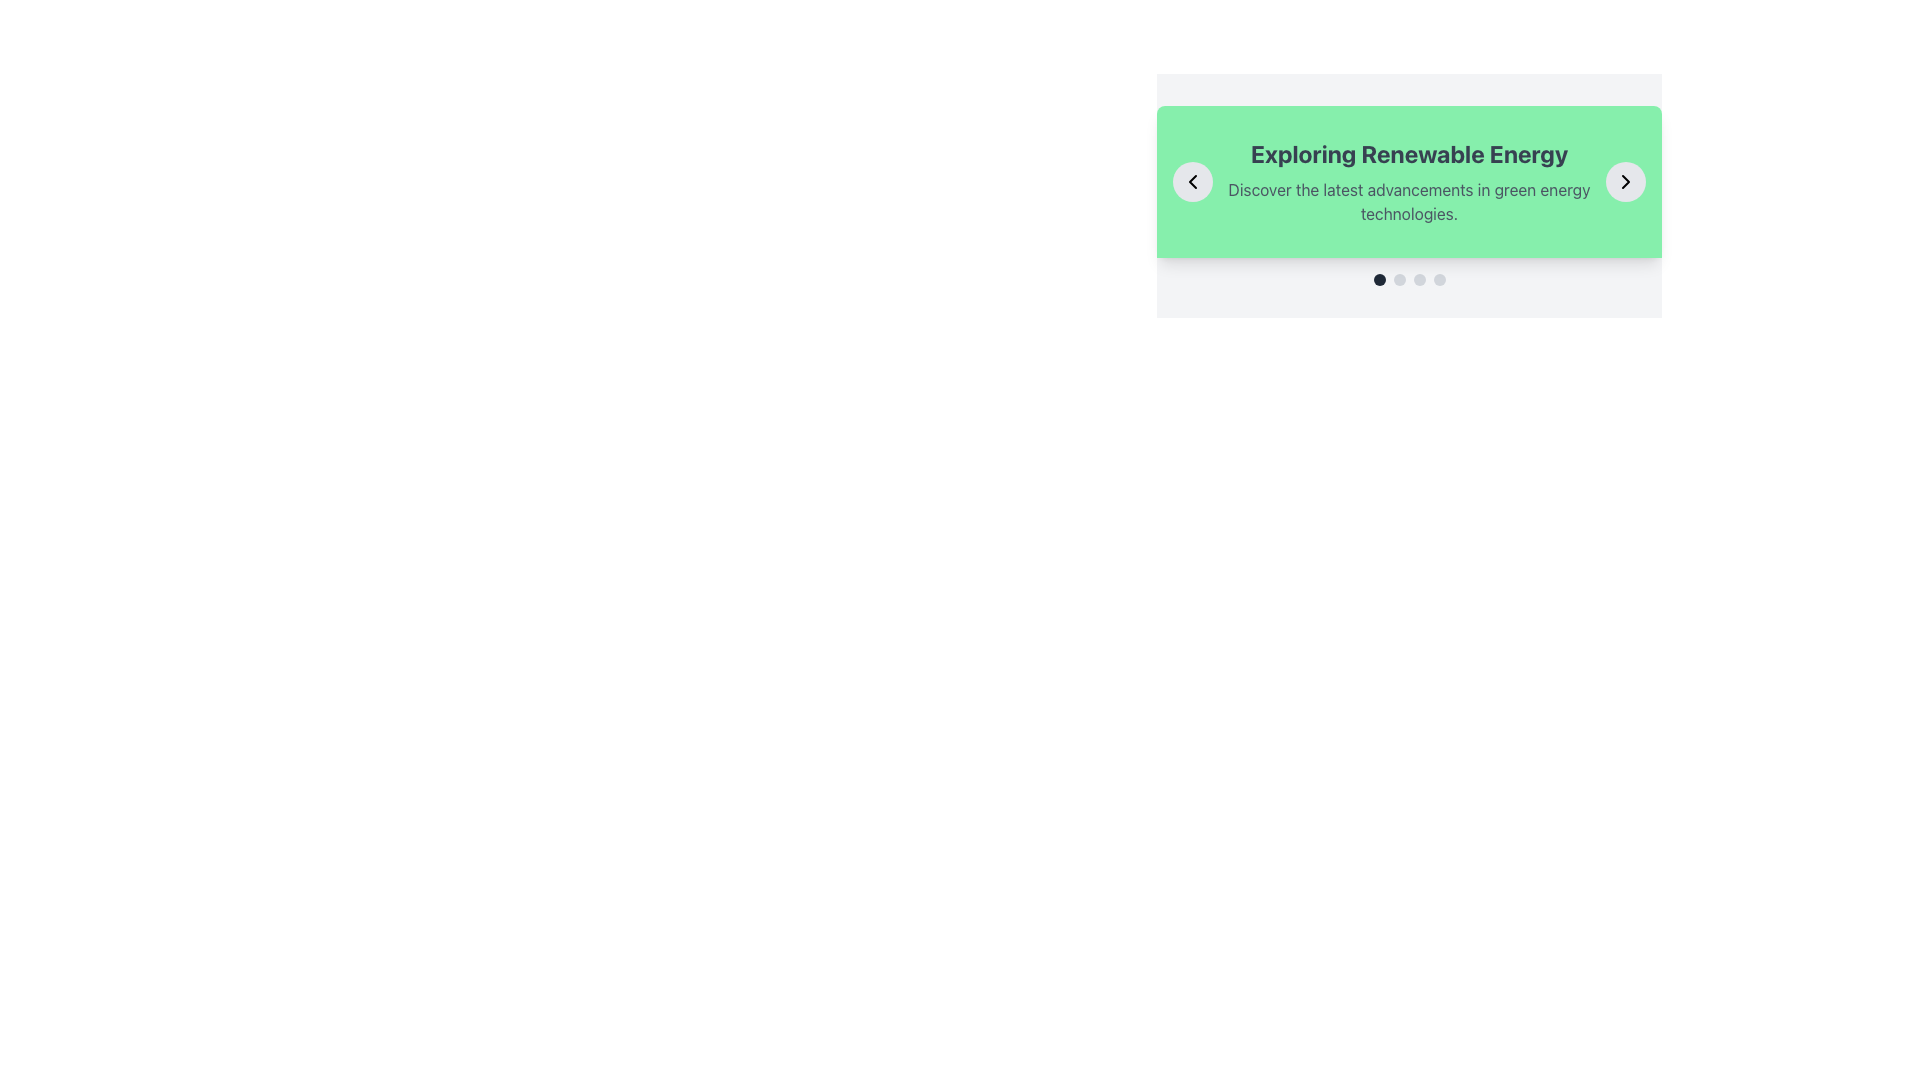  Describe the element at coordinates (1193, 181) in the screenshot. I see `the left navigation button on the card with a green background labeled 'Exploring Renewable Energy'` at that location.